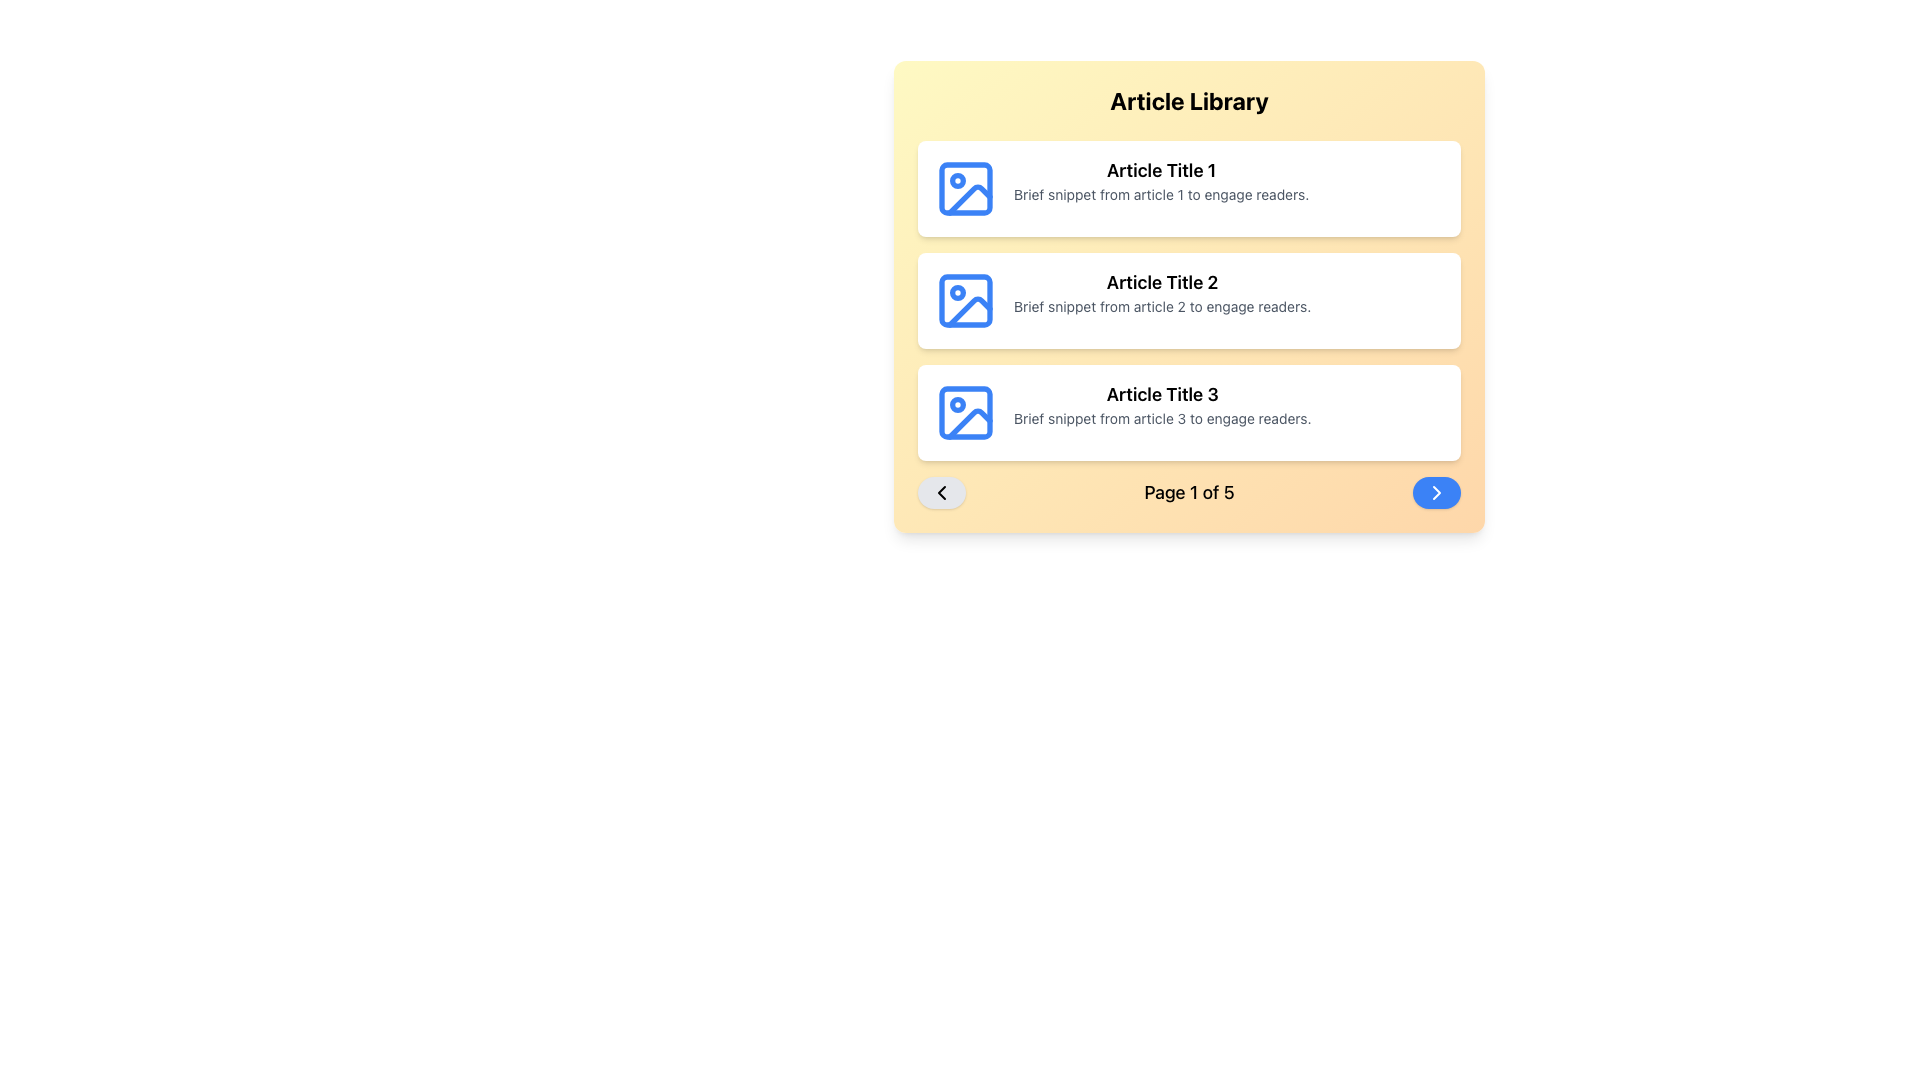 The height and width of the screenshot is (1080, 1920). I want to click on the vertical list of three cards styled with a white background, rounded corners, and a subtle shadow, located directly below the 'Article Library' heading, so click(1189, 300).